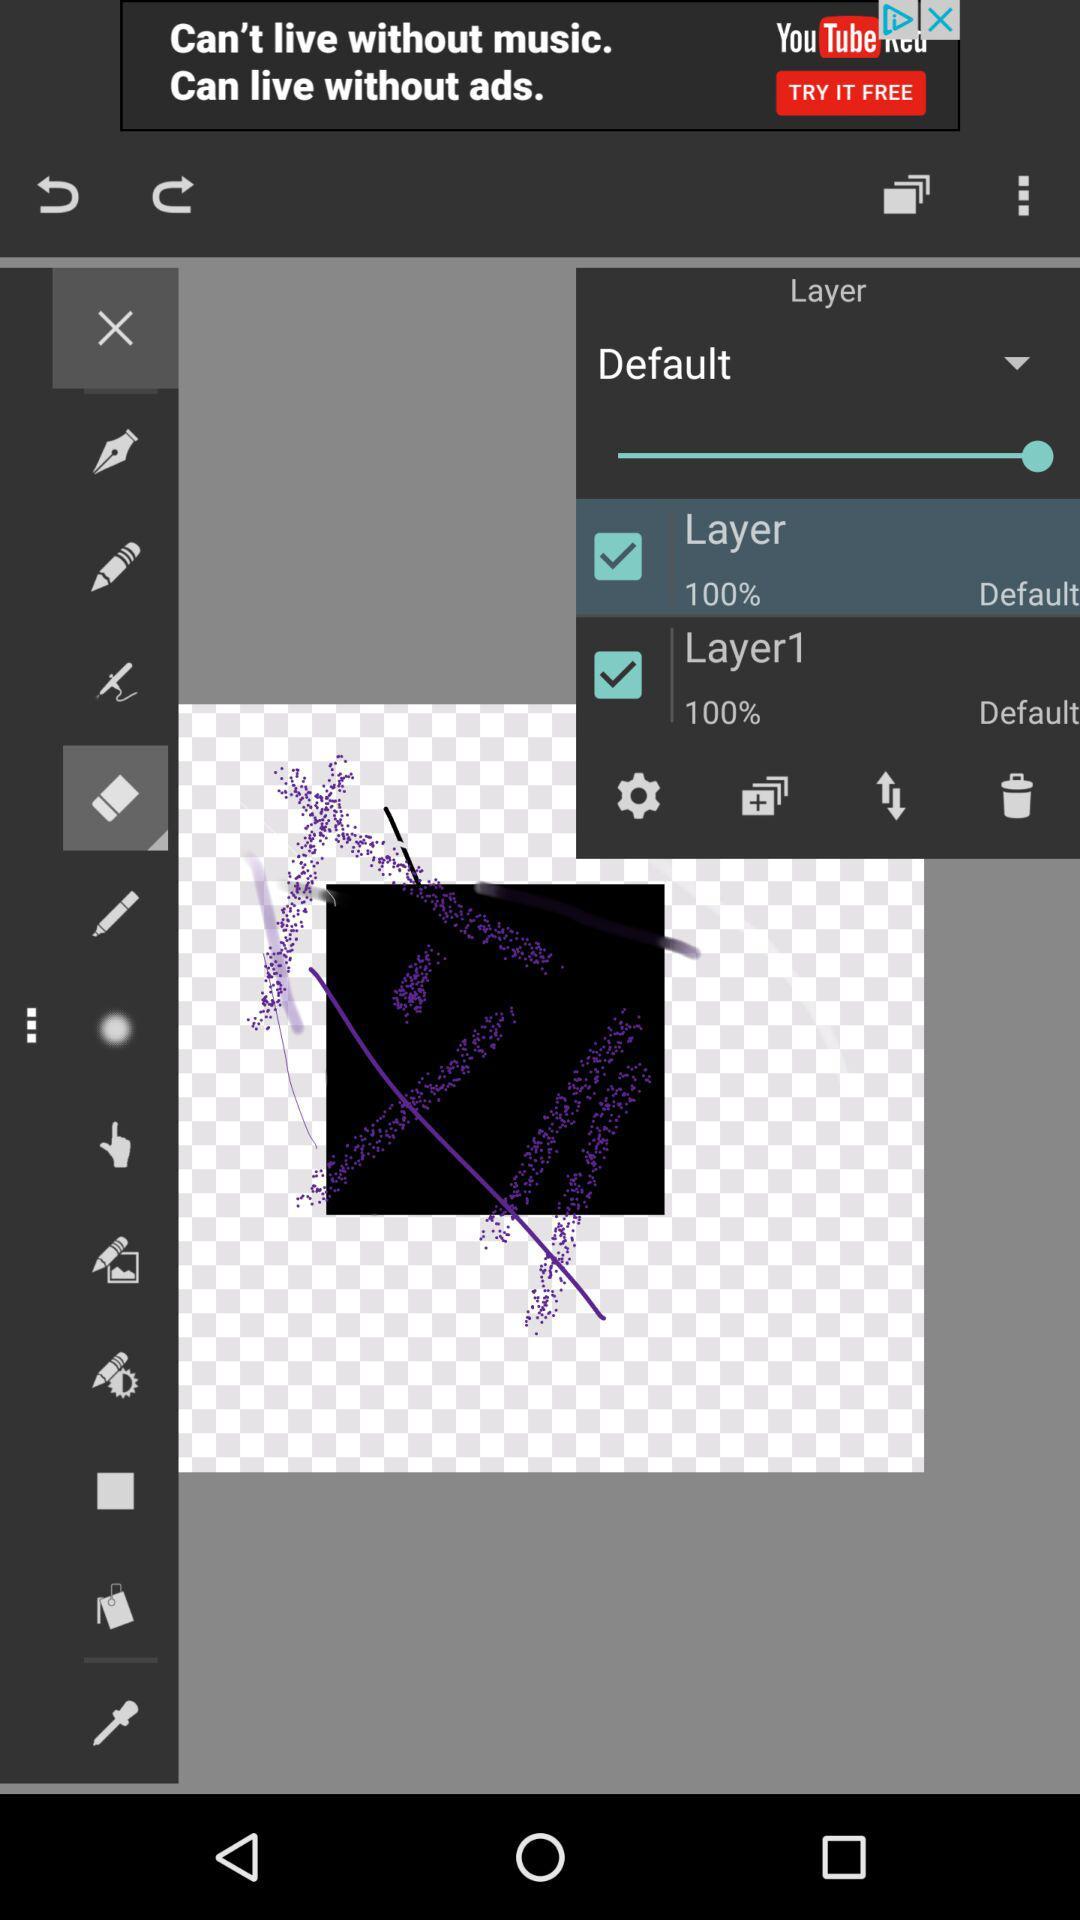 This screenshot has width=1080, height=1920. Describe the element at coordinates (115, 328) in the screenshot. I see `the close icon` at that location.